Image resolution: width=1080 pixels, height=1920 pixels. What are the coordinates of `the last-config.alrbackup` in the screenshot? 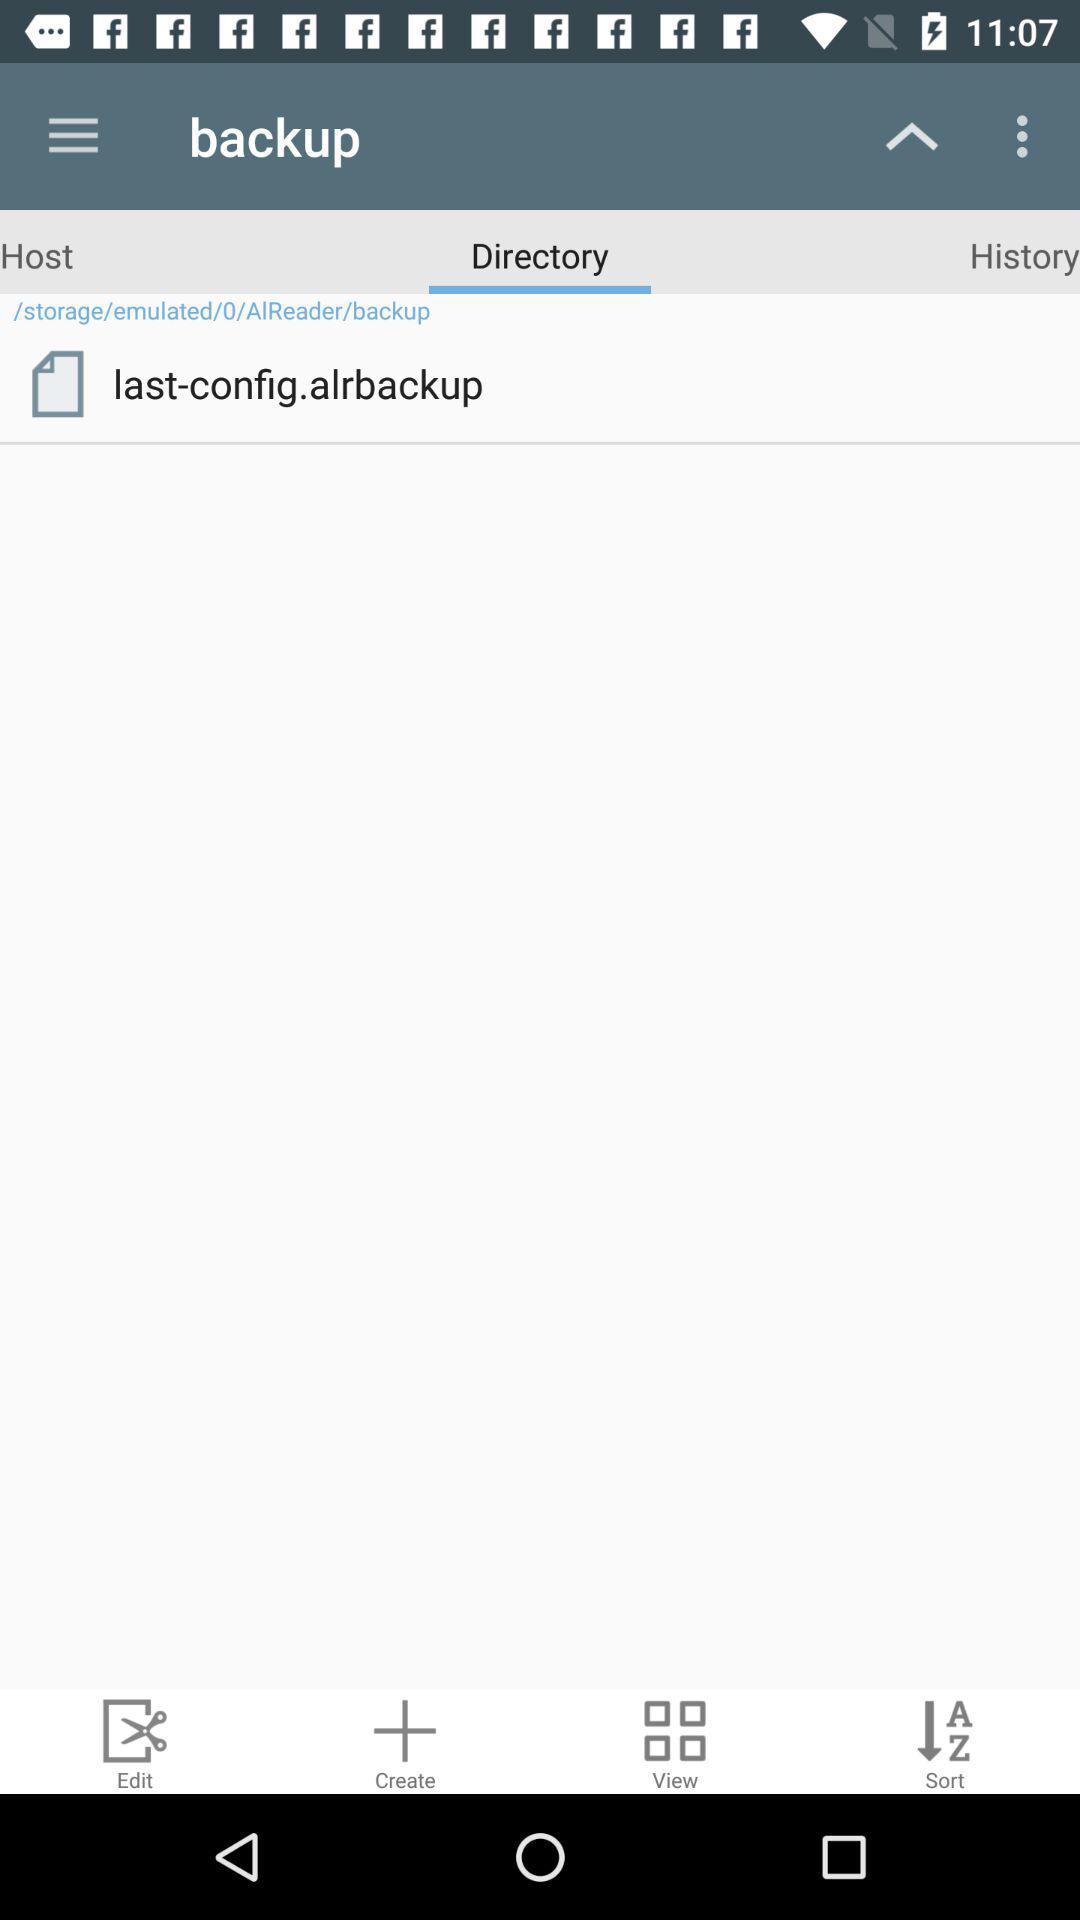 It's located at (582, 383).